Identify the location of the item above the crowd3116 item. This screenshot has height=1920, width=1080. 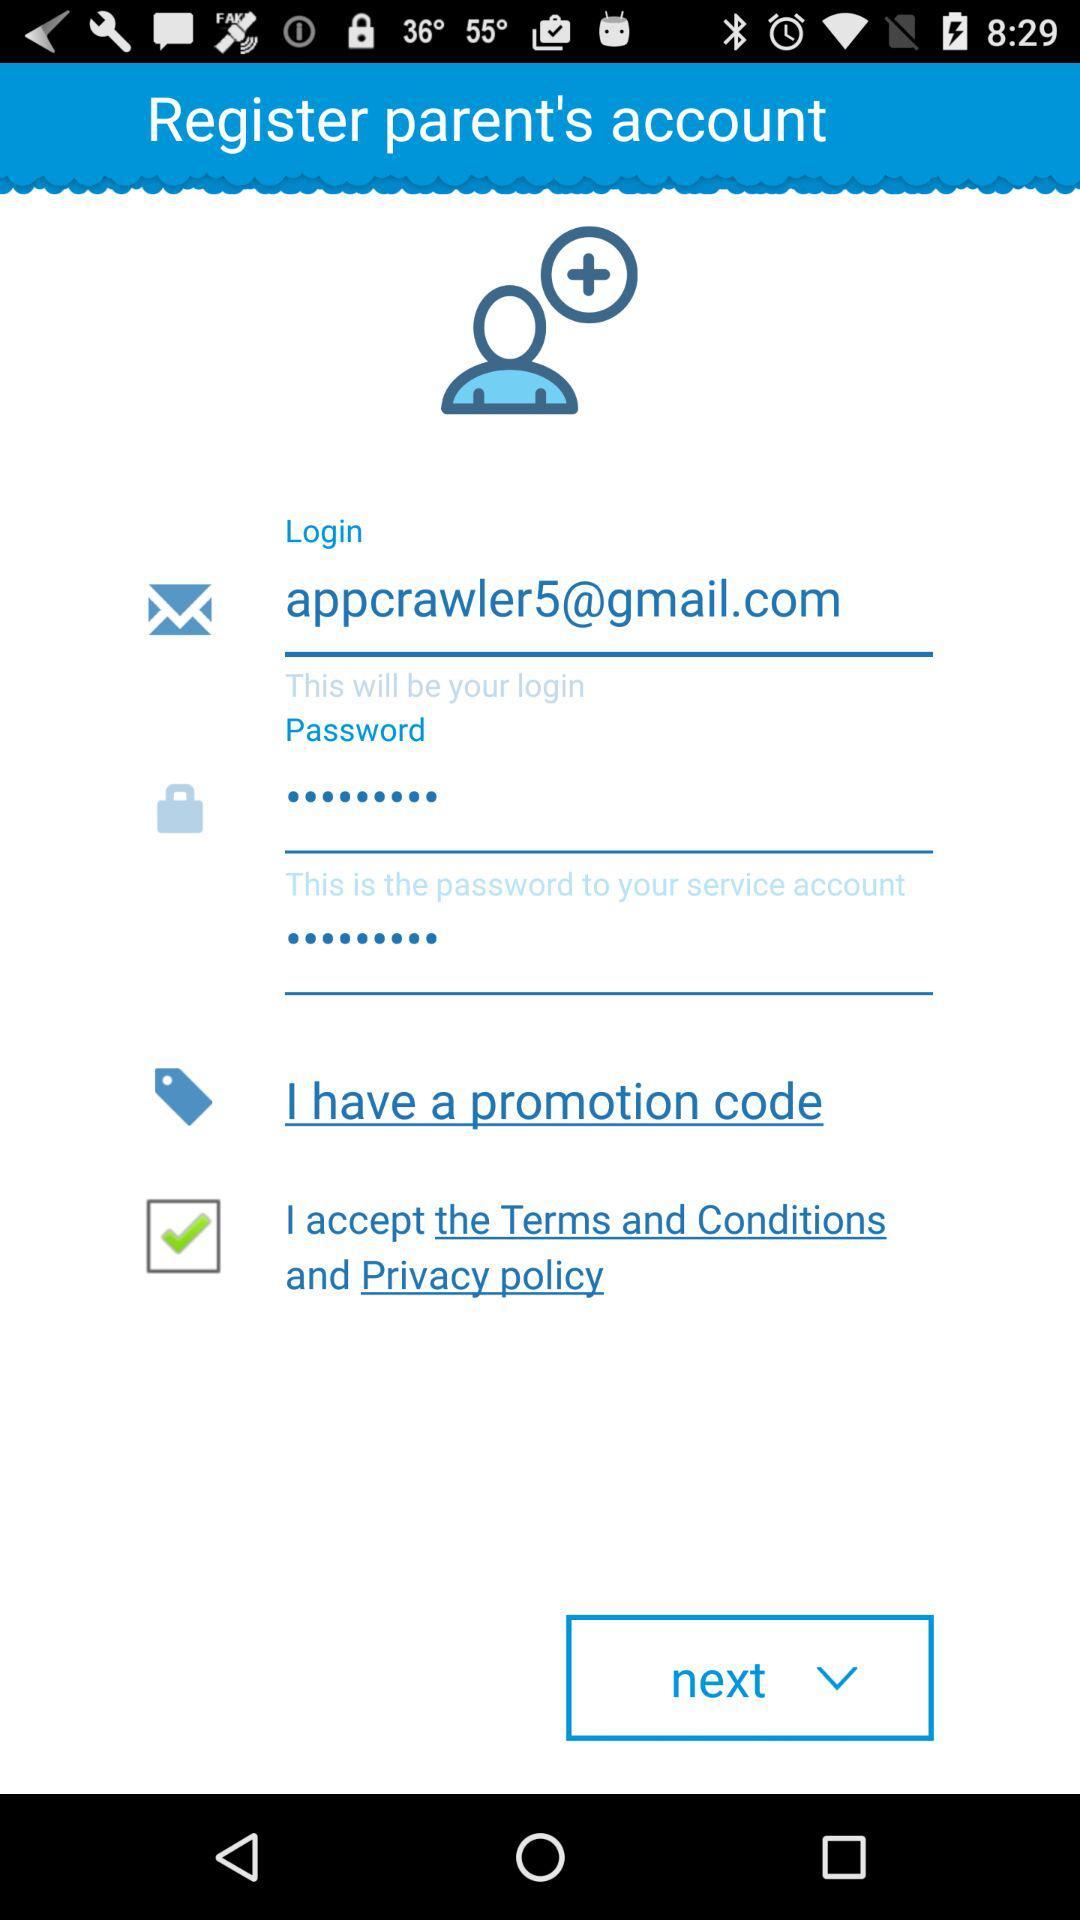
(538, 609).